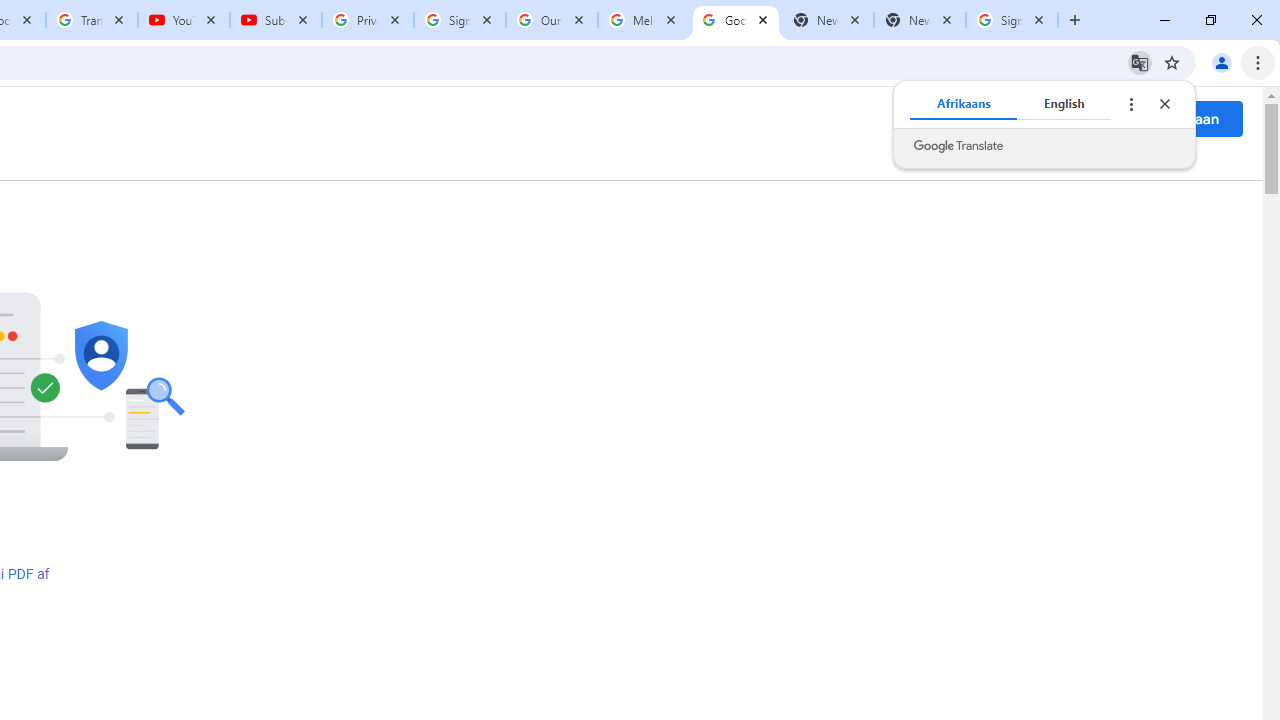 This screenshot has height=720, width=1280. Describe the element at coordinates (275, 20) in the screenshot. I see `'Subscriptions - YouTube'` at that location.